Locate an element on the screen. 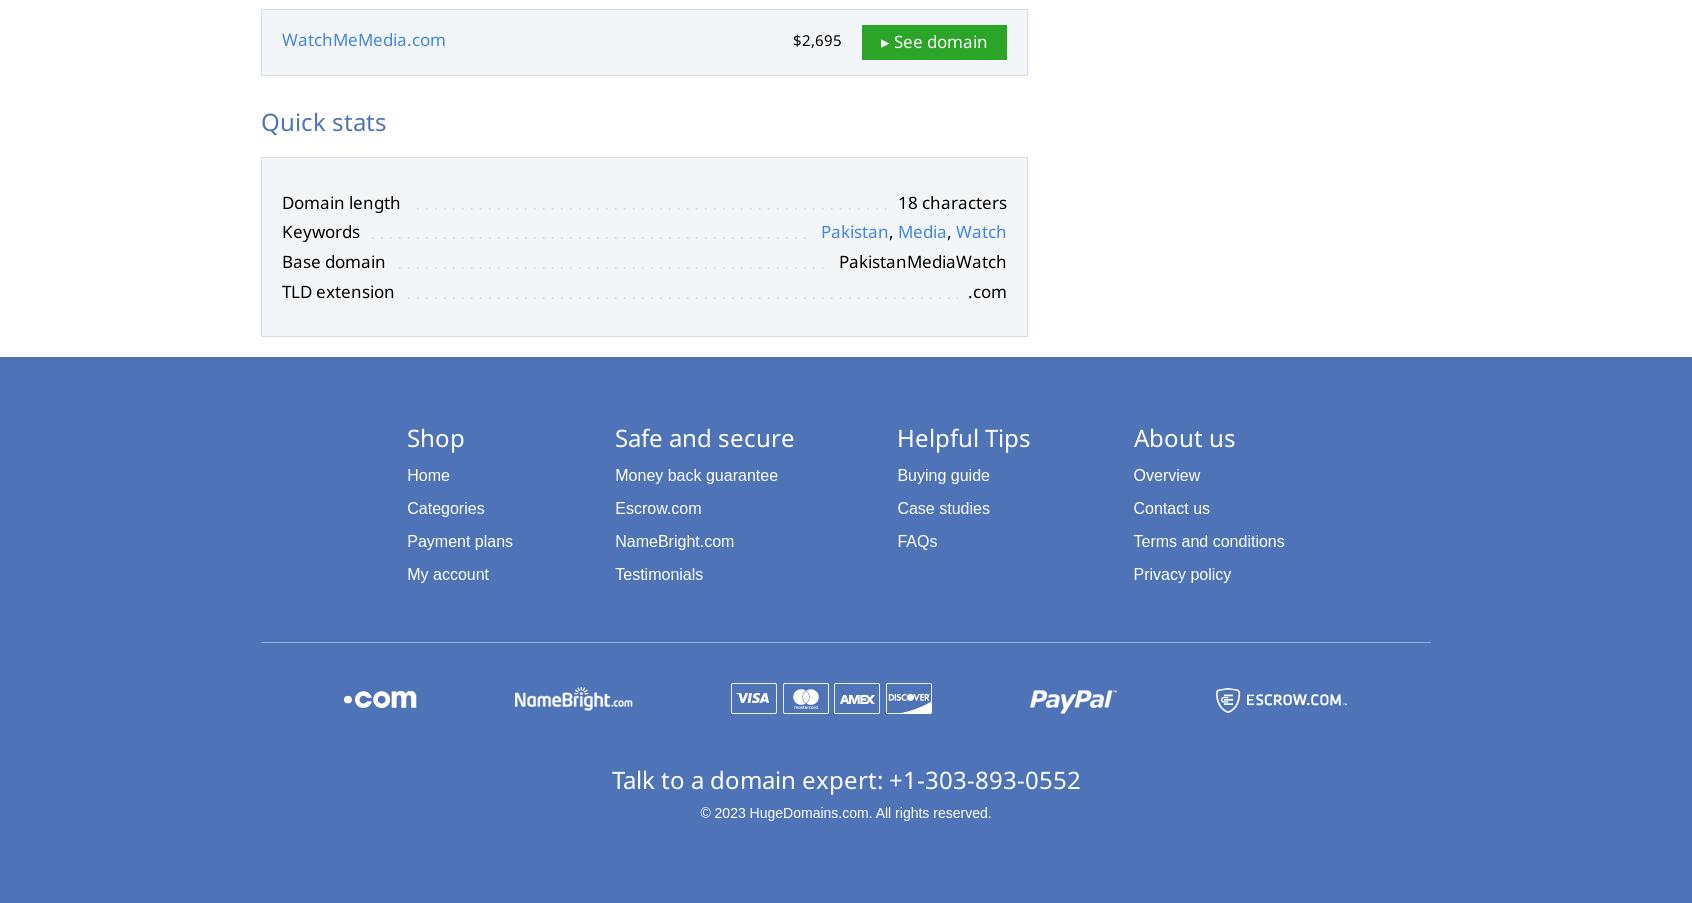  'FAQs' is located at coordinates (916, 539).